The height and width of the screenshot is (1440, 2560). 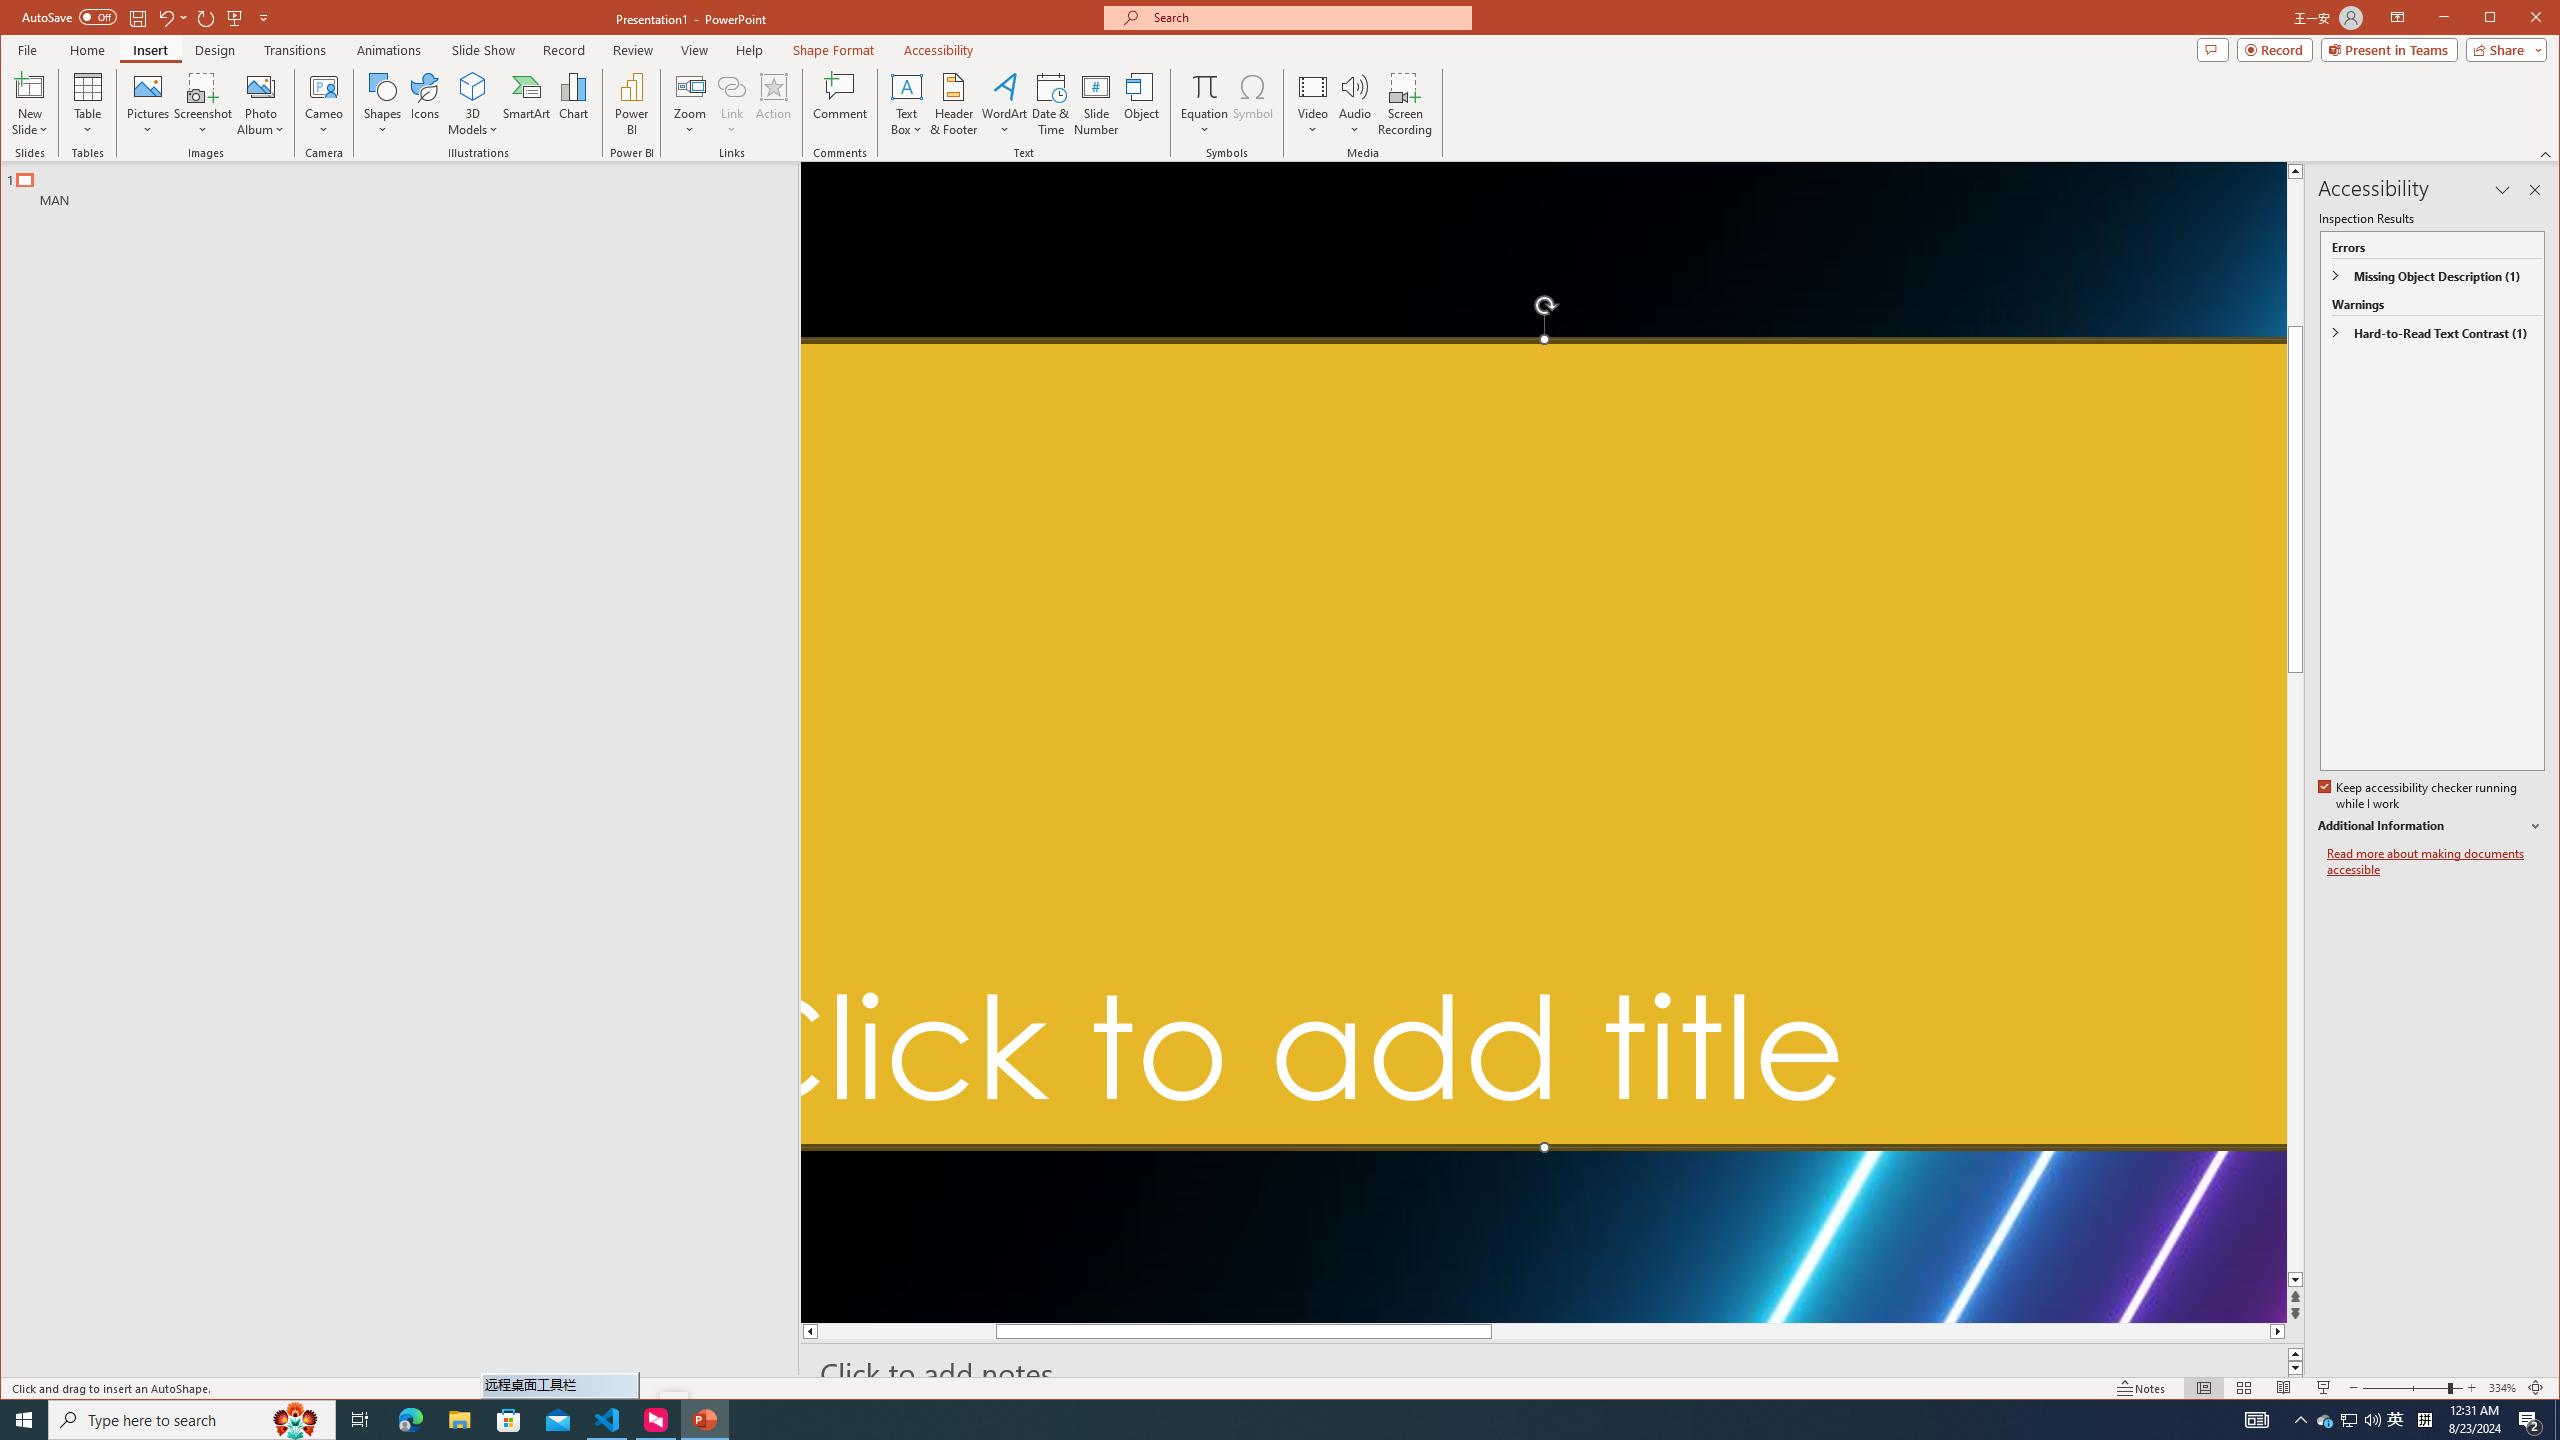 What do you see at coordinates (905, 85) in the screenshot?
I see `'Draw Horizontal Text Box'` at bounding box center [905, 85].